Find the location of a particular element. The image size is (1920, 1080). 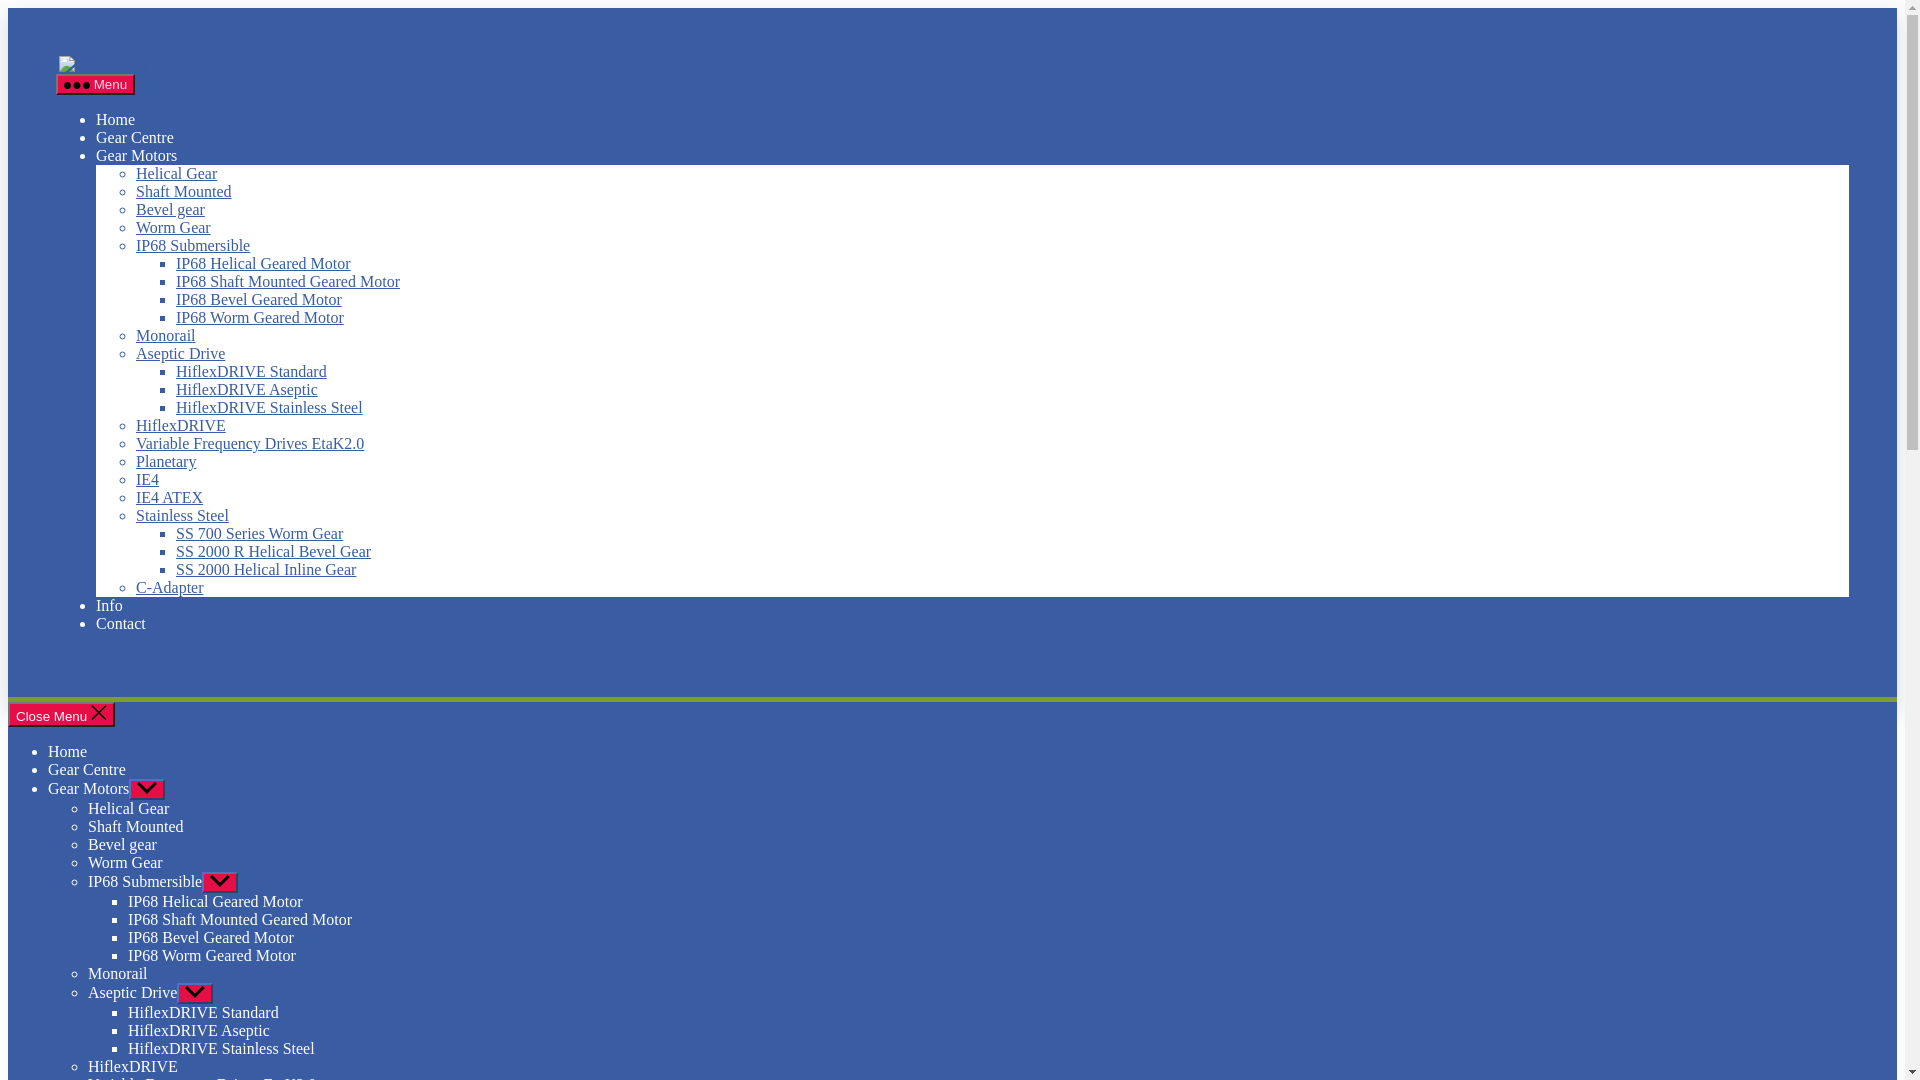

'C-Adapter' is located at coordinates (134, 586).